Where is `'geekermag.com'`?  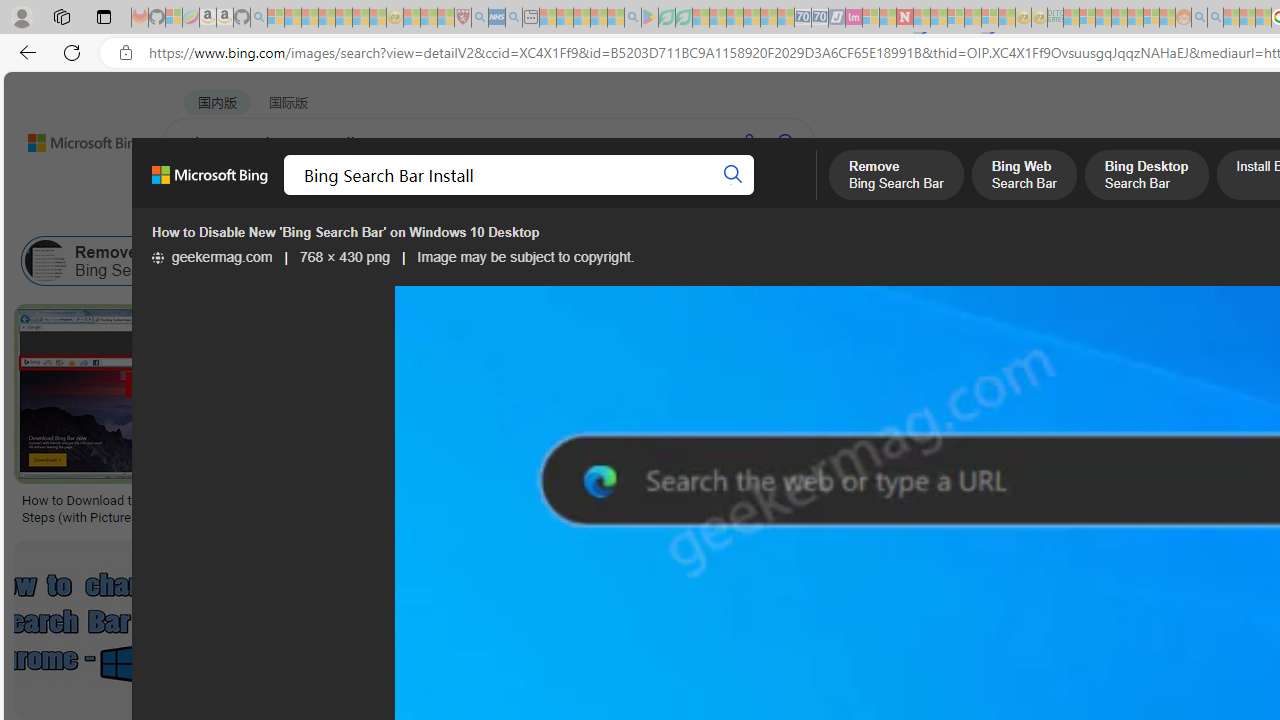 'geekermag.com' is located at coordinates (211, 256).